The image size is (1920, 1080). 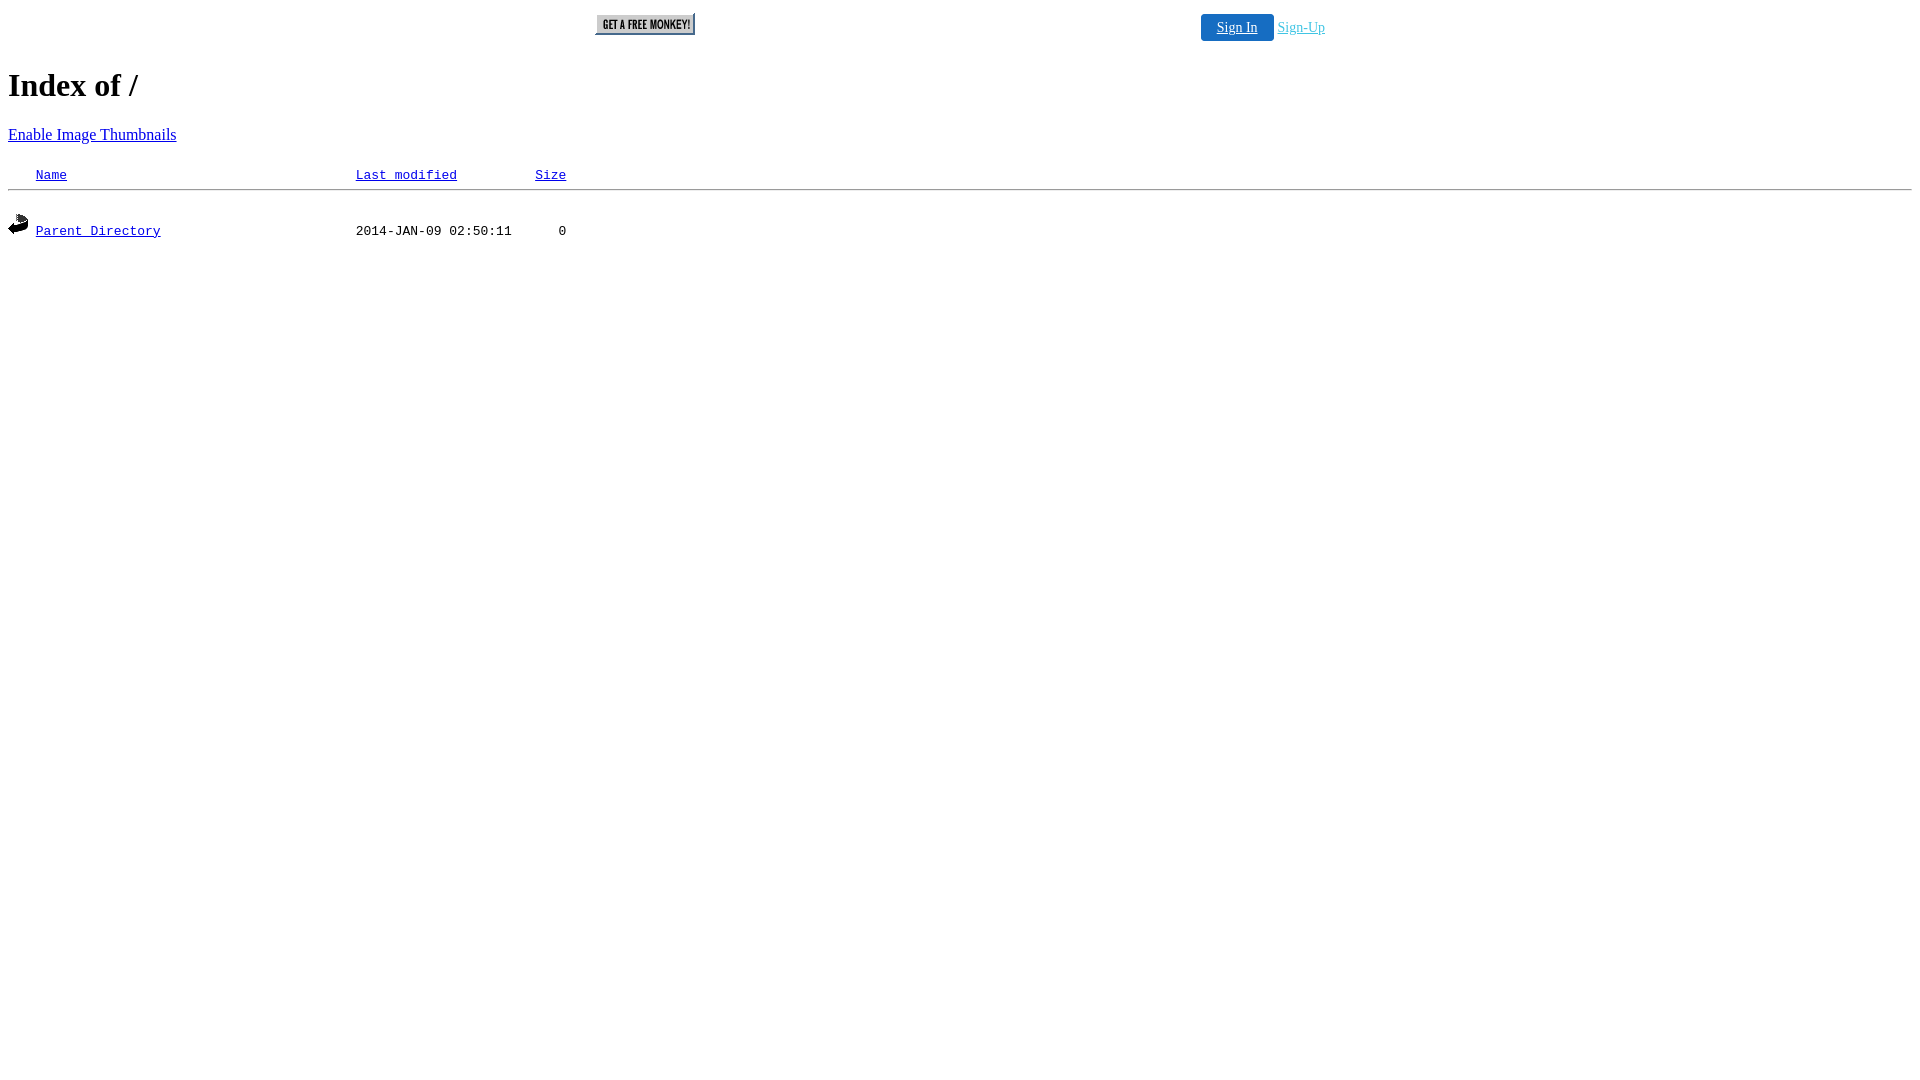 I want to click on 'Sign-Up', so click(x=1301, y=27).